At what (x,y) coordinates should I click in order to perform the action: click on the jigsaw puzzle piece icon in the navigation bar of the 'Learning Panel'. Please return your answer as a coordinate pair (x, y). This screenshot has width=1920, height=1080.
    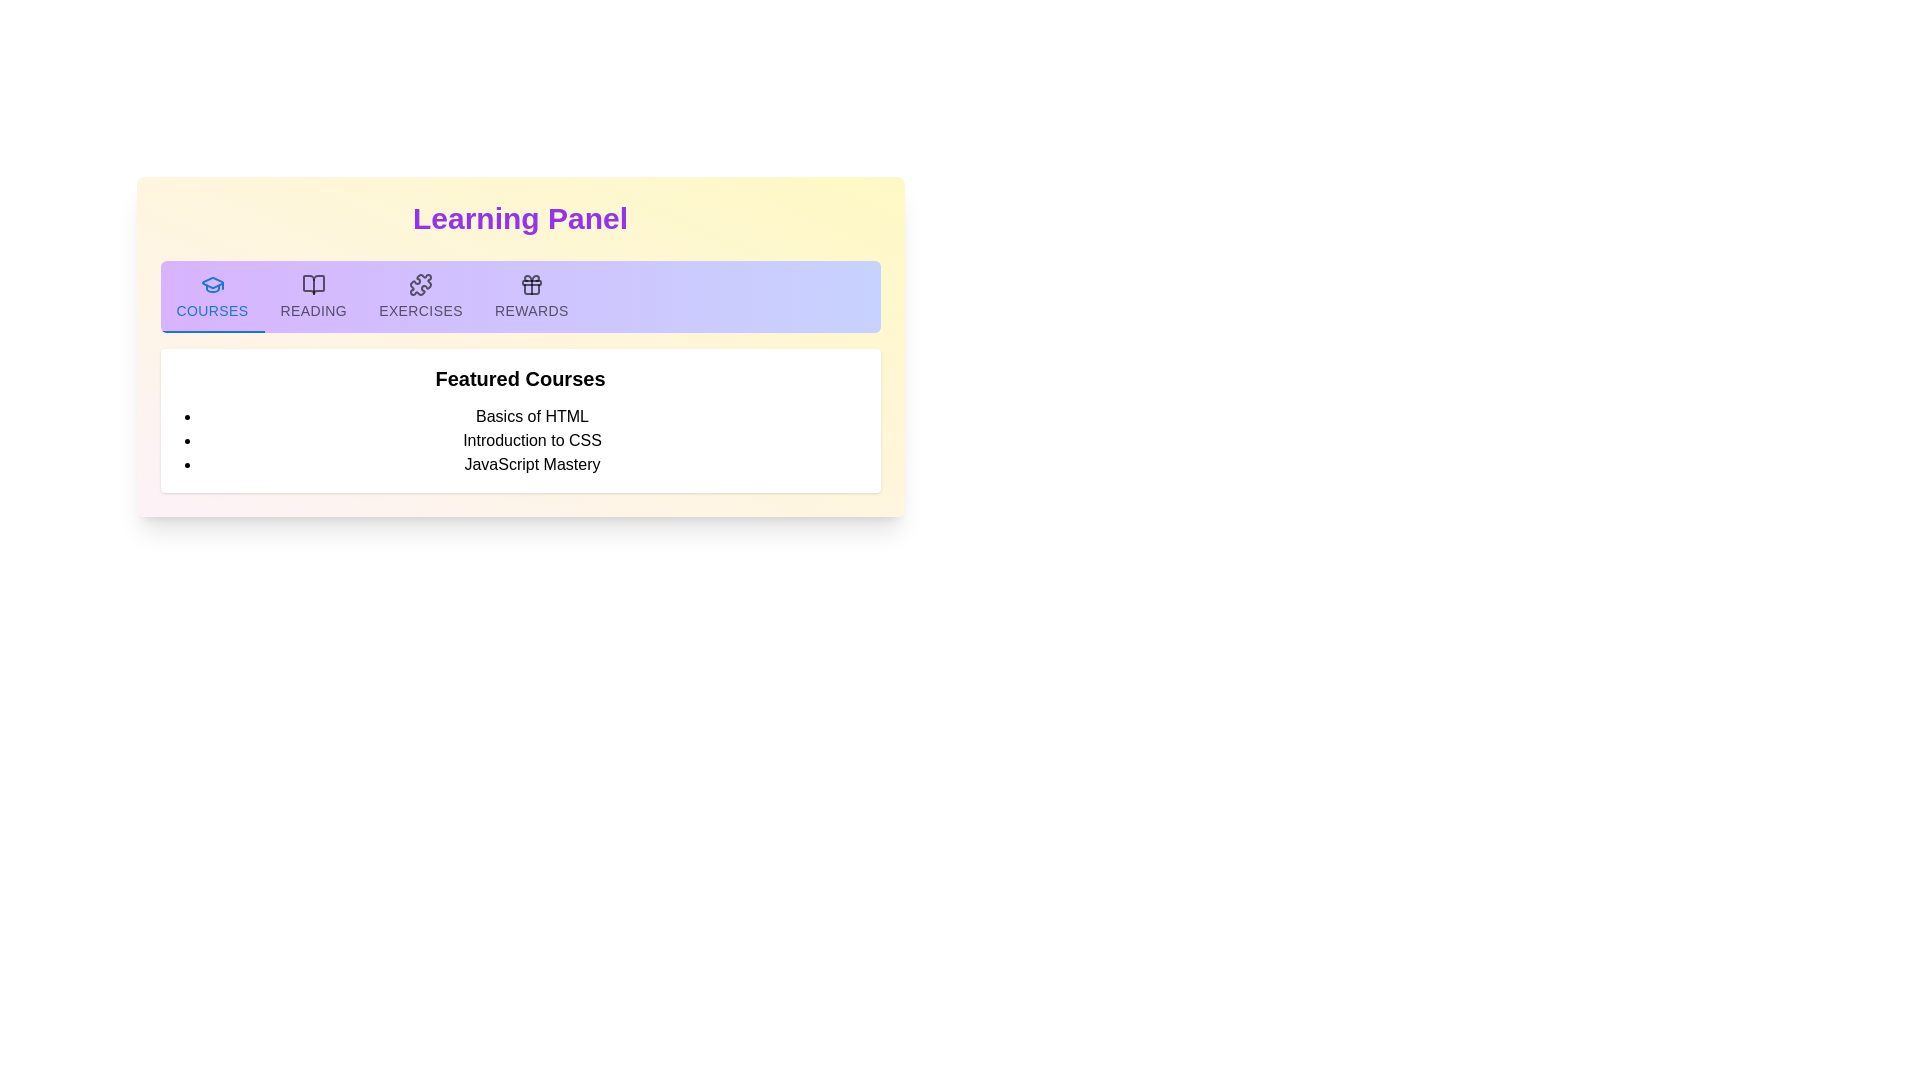
    Looking at the image, I should click on (420, 285).